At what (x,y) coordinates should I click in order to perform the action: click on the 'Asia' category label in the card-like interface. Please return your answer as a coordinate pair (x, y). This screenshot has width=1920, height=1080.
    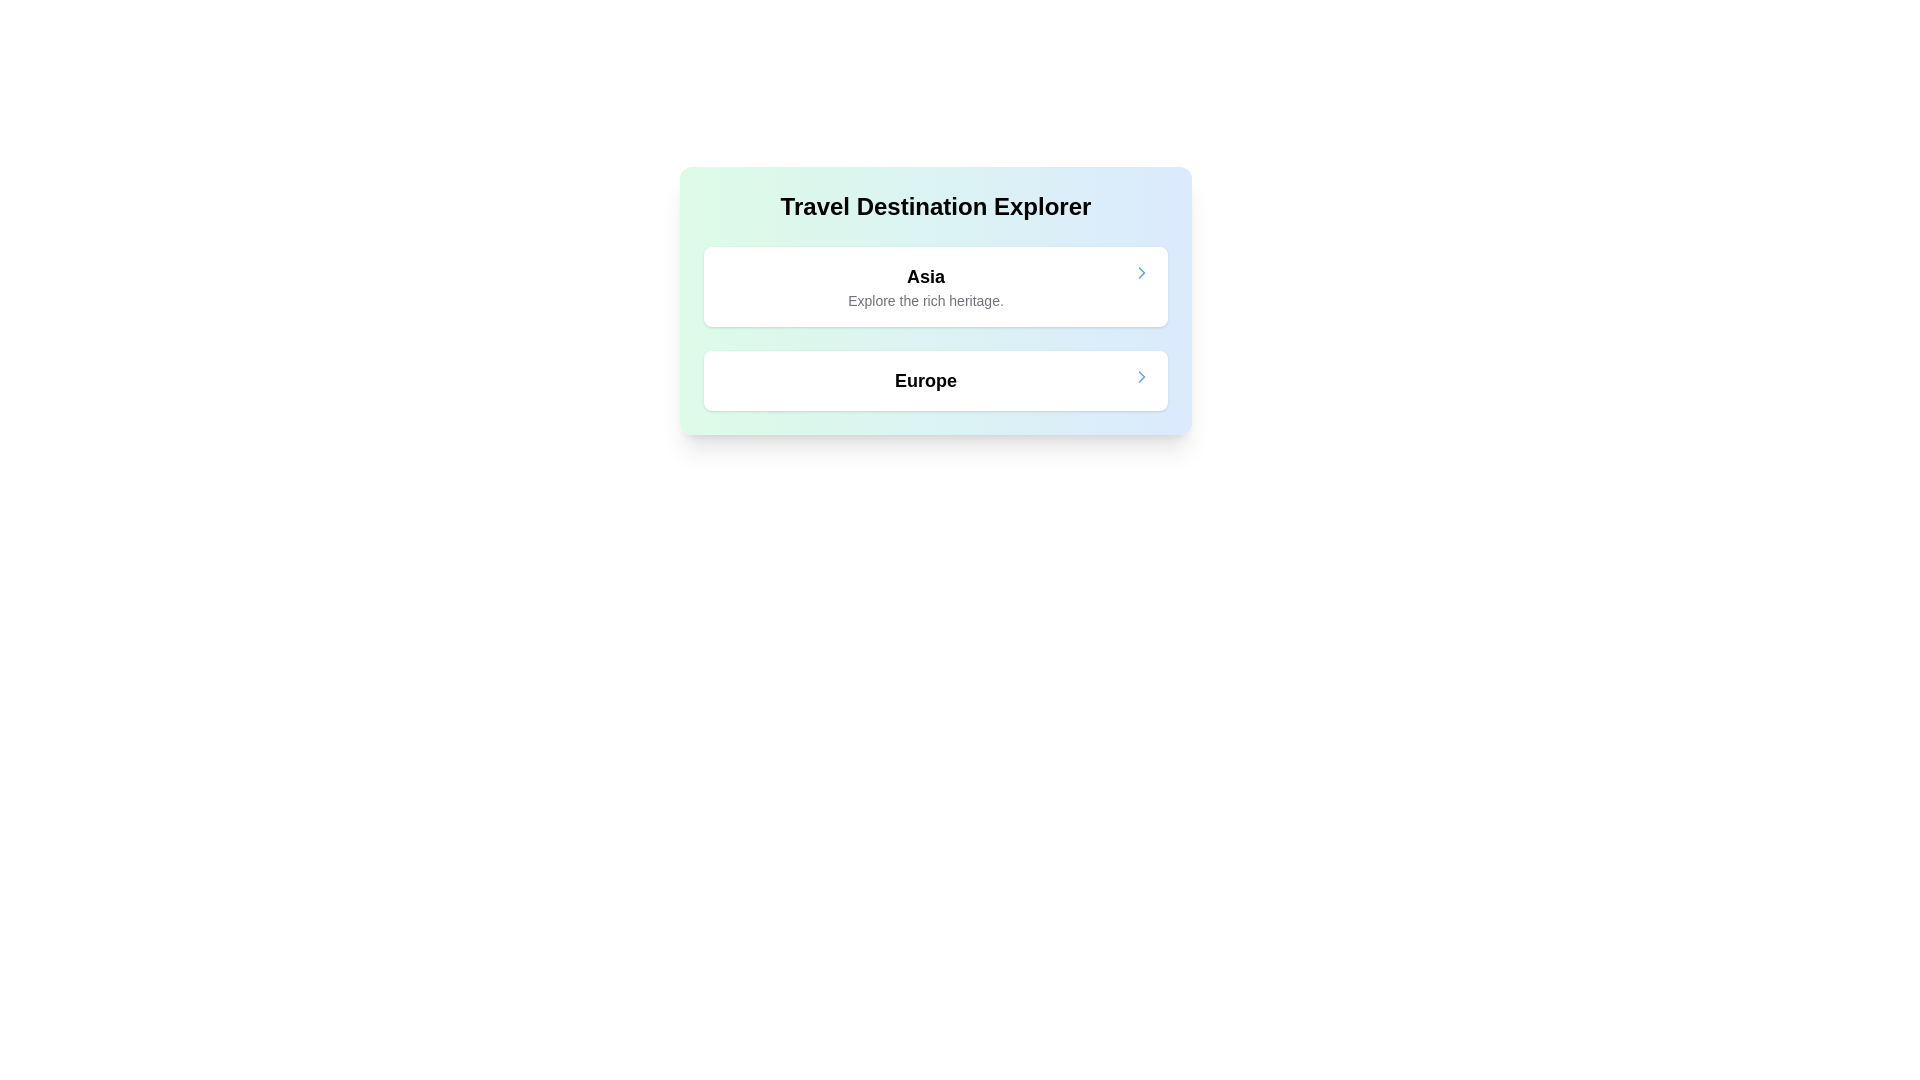
    Looking at the image, I should click on (925, 286).